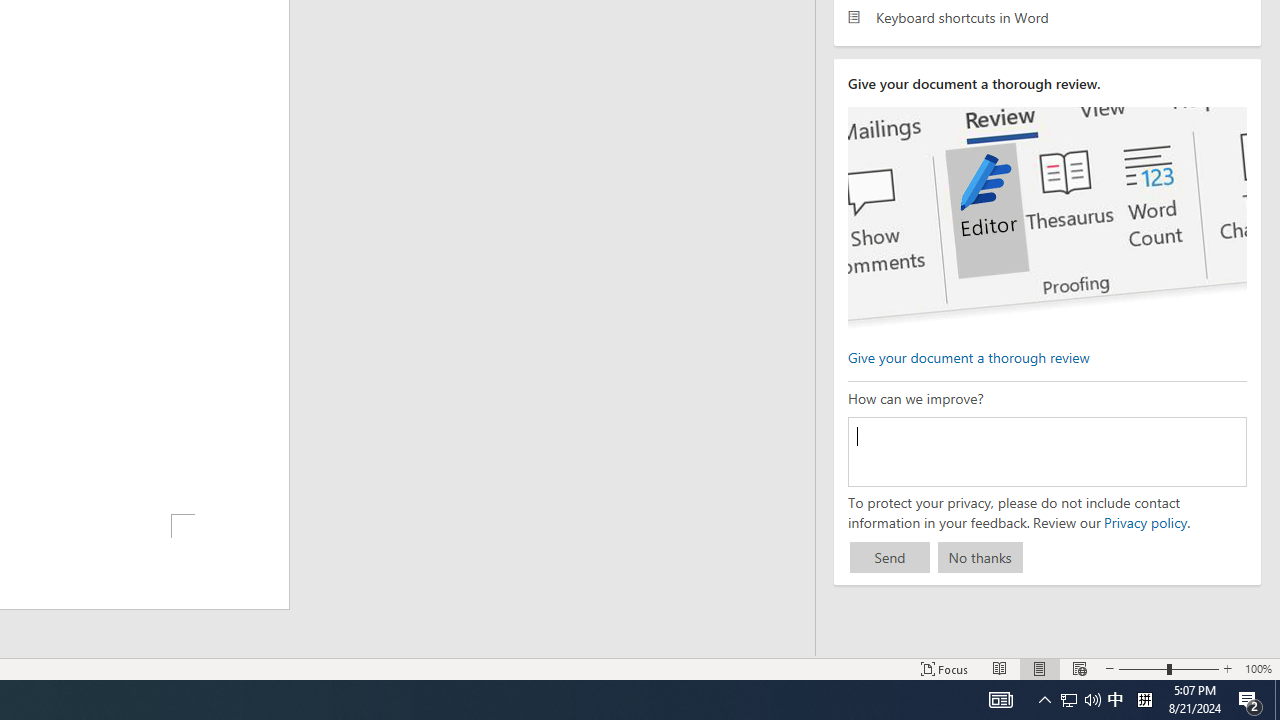 This screenshot has height=720, width=1280. I want to click on 'Keyboard shortcuts in Word', so click(1046, 17).